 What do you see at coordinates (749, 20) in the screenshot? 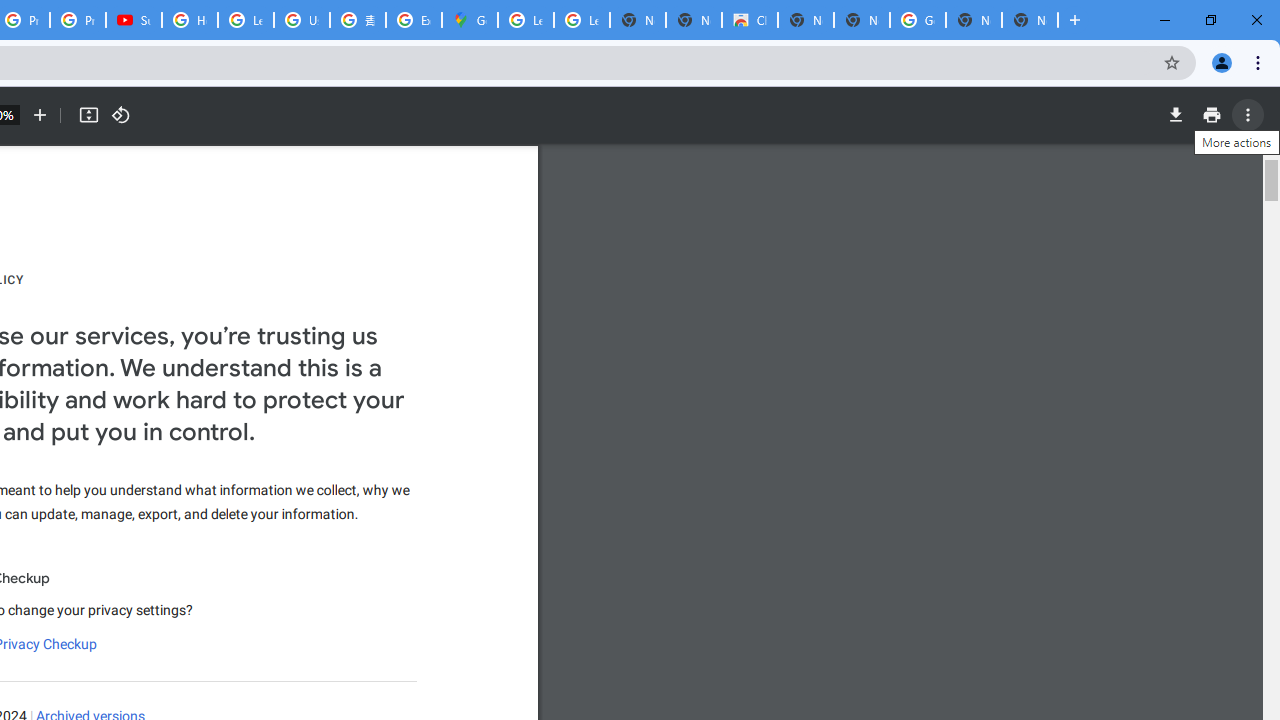
I see `'Chrome Web Store'` at bounding box center [749, 20].